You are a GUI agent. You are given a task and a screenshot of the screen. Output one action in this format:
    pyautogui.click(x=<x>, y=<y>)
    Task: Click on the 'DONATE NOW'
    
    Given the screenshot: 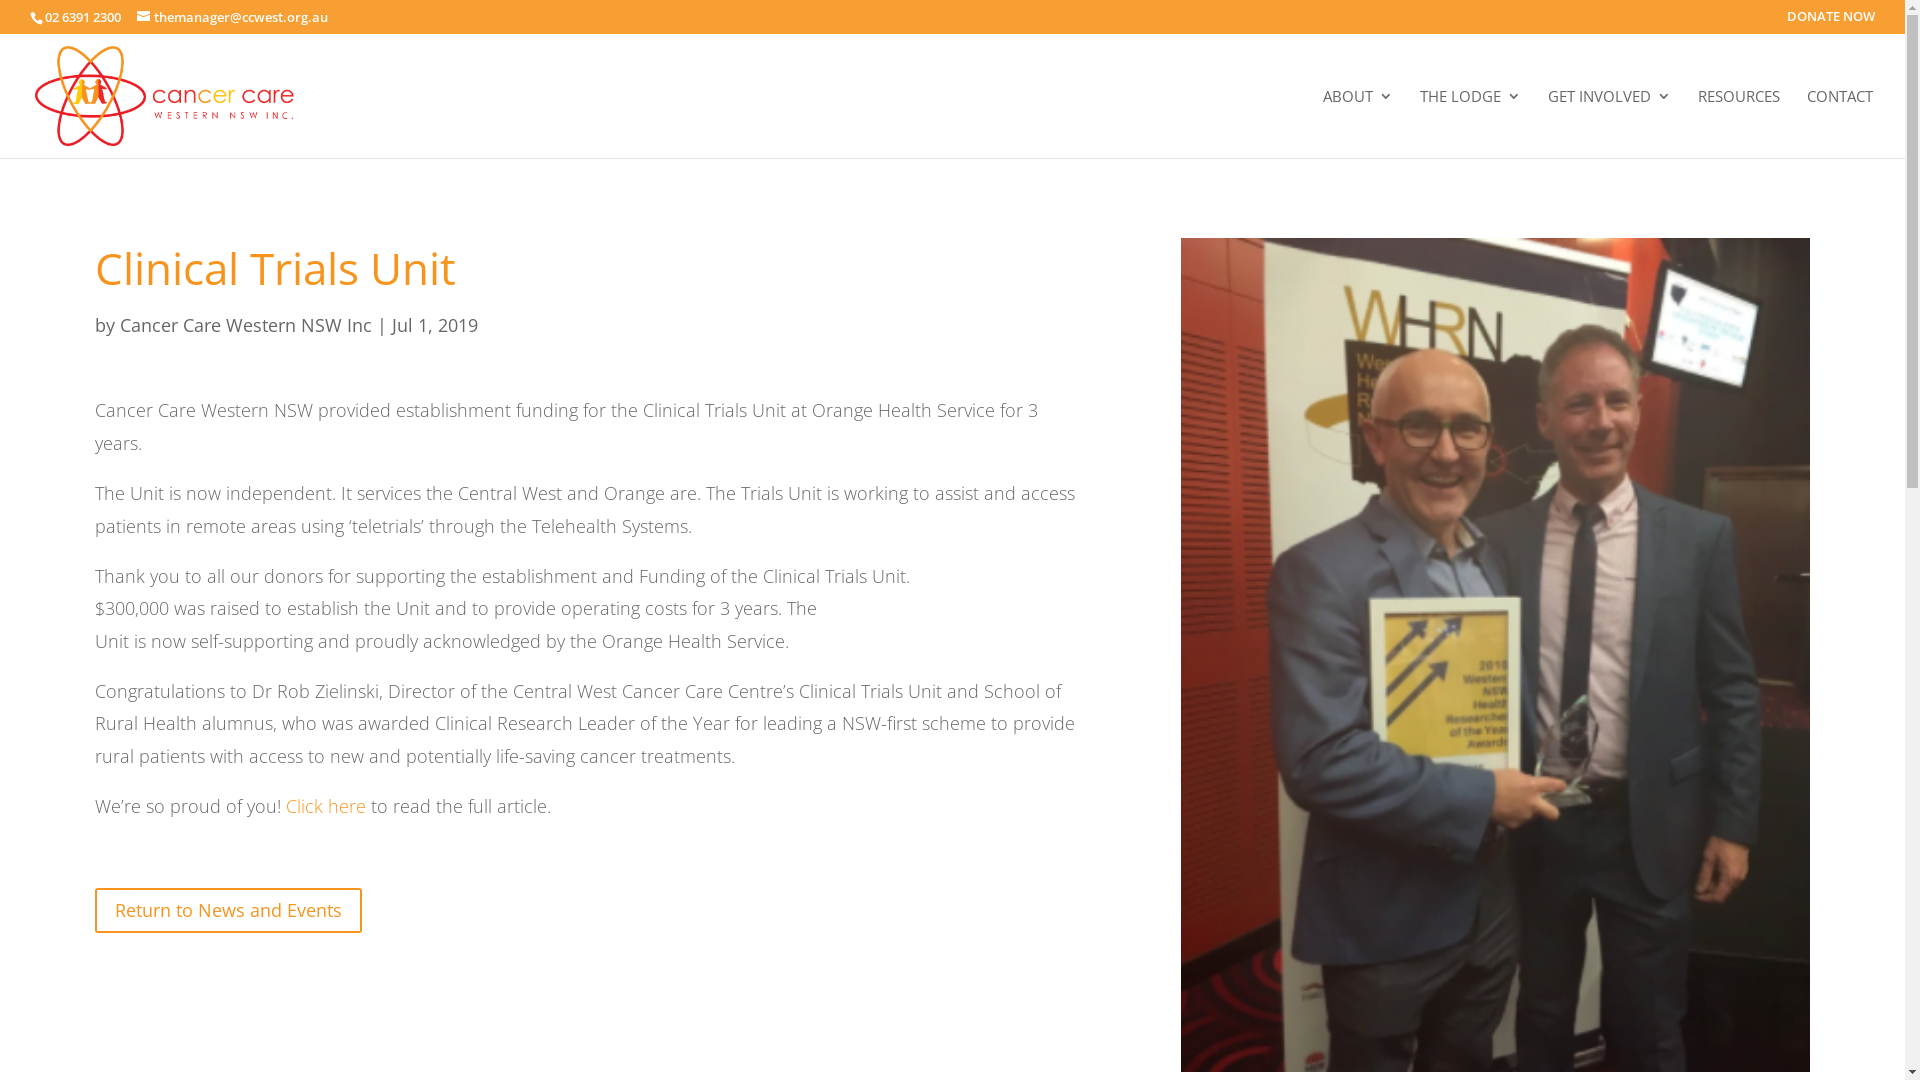 What is the action you would take?
    pyautogui.click(x=1786, y=21)
    